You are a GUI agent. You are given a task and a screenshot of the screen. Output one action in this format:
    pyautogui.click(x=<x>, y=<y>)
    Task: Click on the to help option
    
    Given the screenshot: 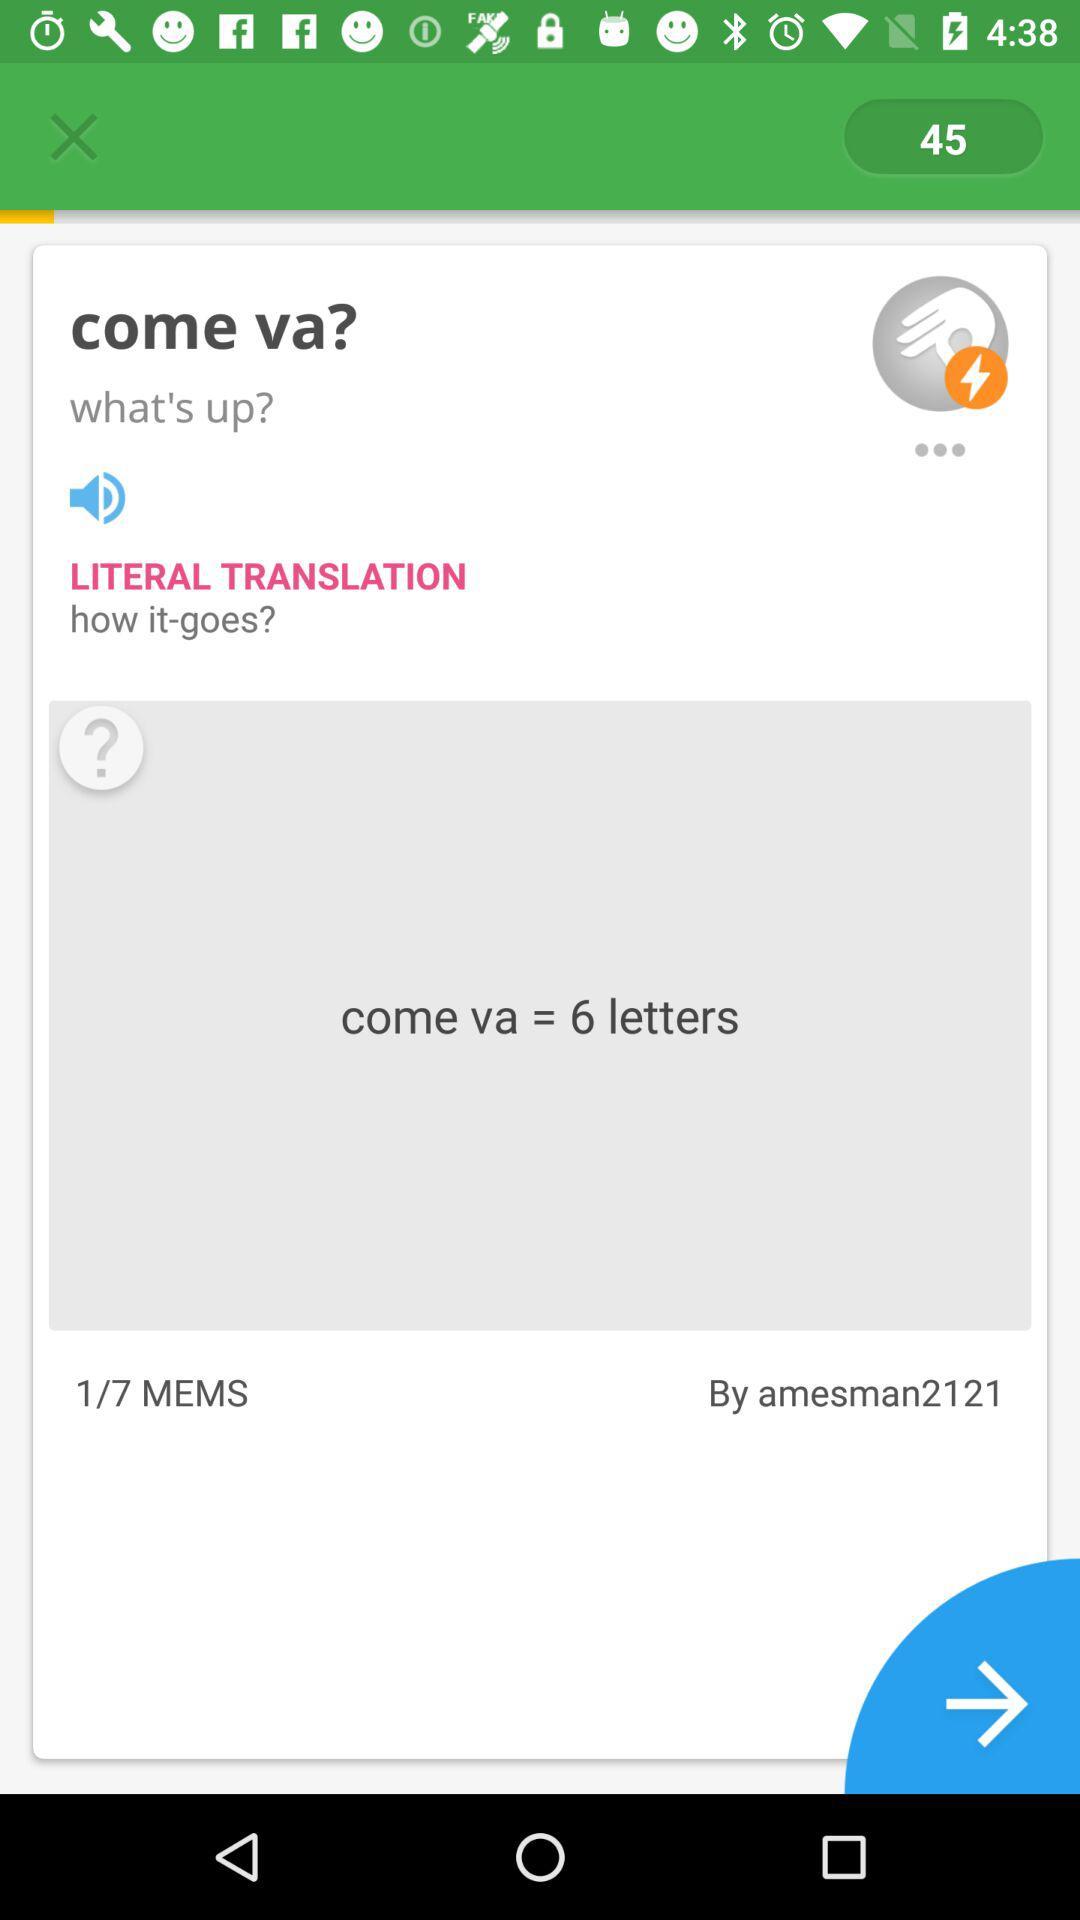 What is the action you would take?
    pyautogui.click(x=101, y=752)
    